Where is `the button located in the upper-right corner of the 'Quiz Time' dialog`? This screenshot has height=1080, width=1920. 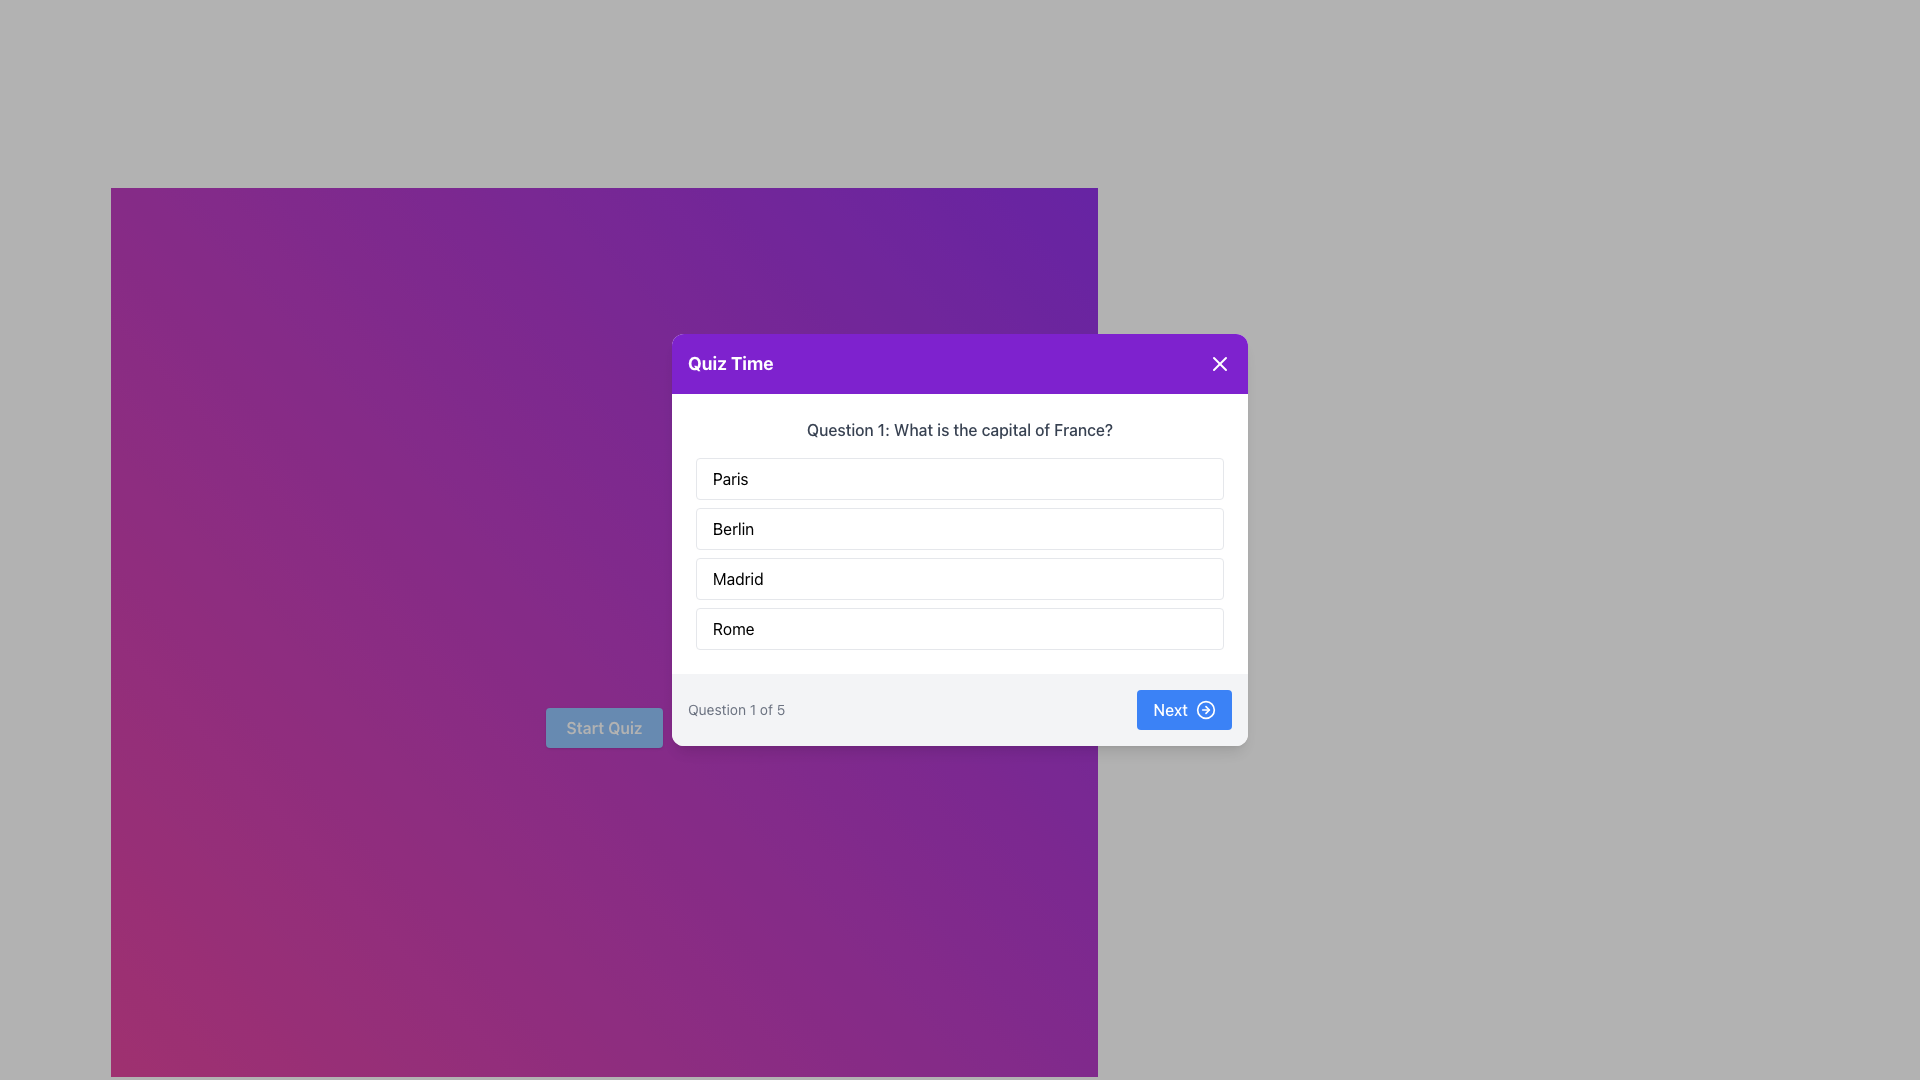
the button located in the upper-right corner of the 'Quiz Time' dialog is located at coordinates (1218, 363).